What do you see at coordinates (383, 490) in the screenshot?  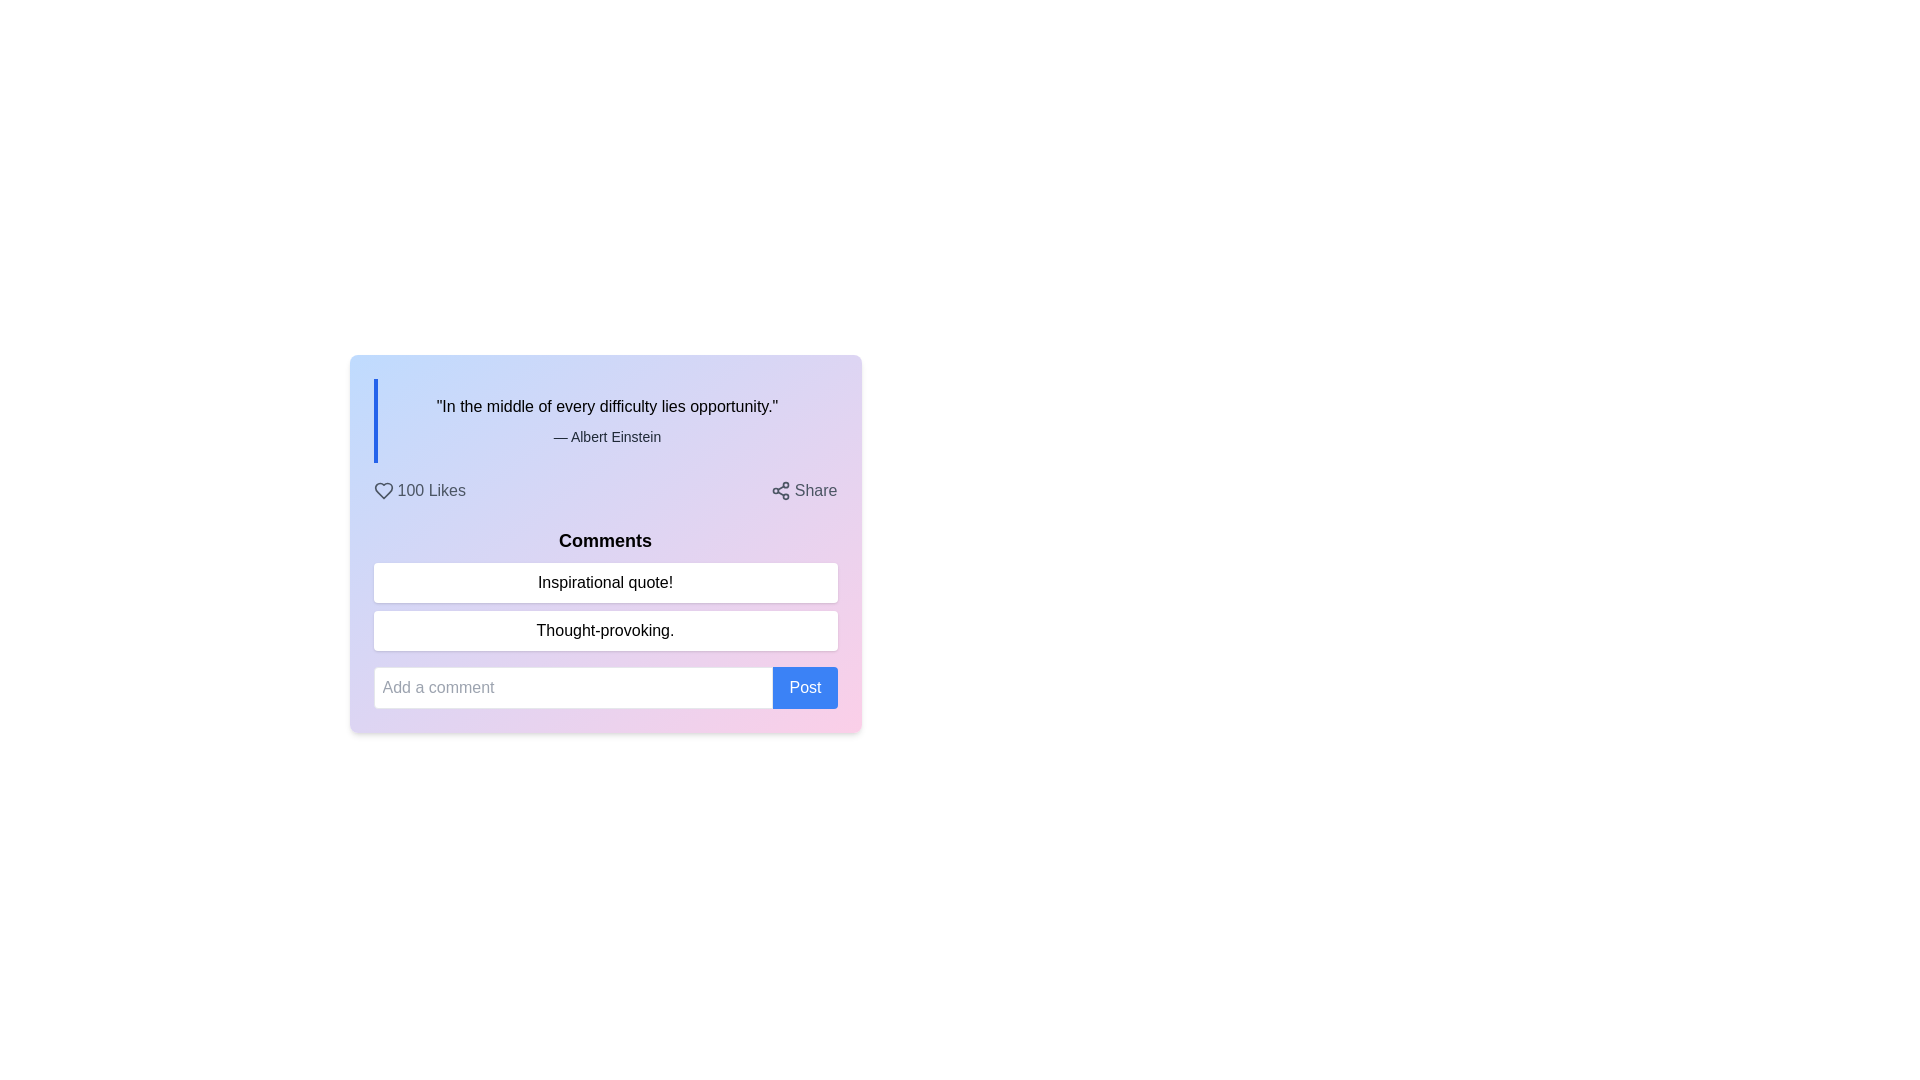 I see `the like icon located to the left of the '100 Likes' text` at bounding box center [383, 490].